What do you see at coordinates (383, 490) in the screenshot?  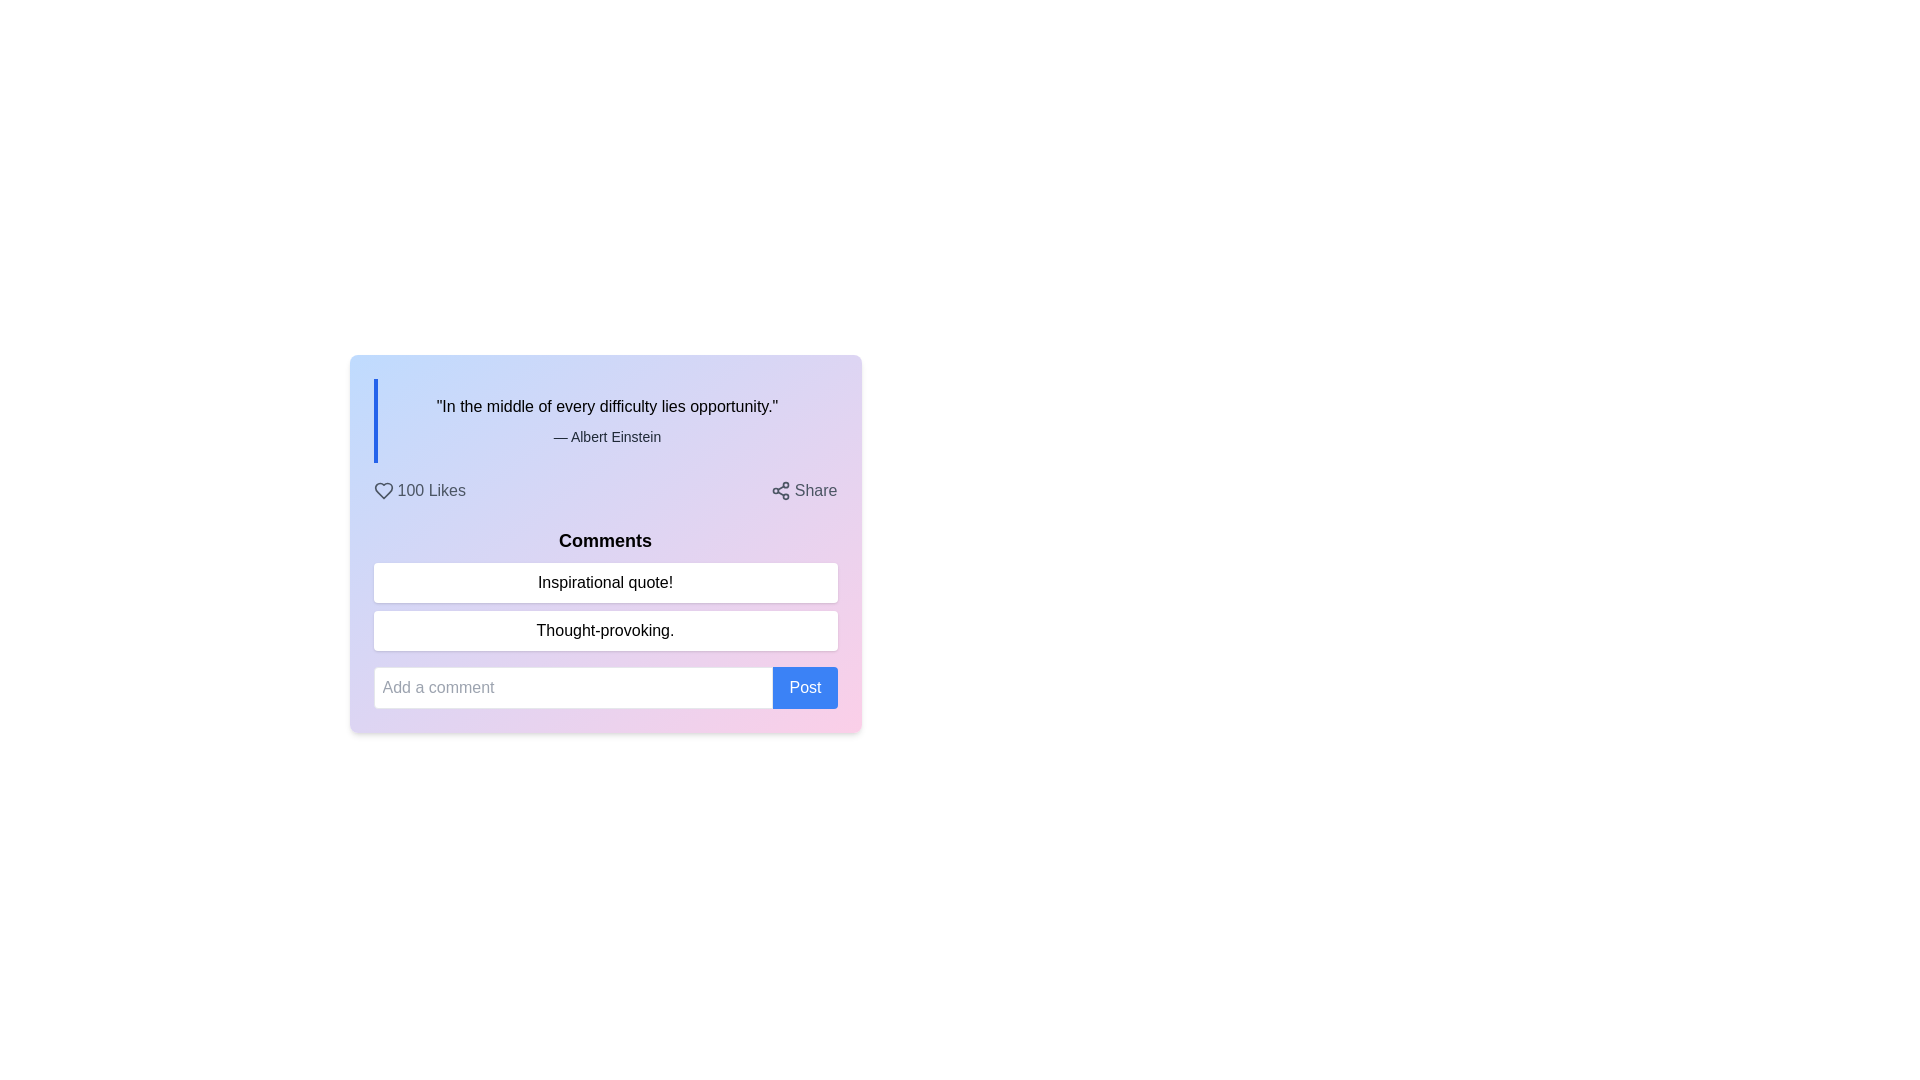 I see `the like icon located to the left of the '100 Likes' text` at bounding box center [383, 490].